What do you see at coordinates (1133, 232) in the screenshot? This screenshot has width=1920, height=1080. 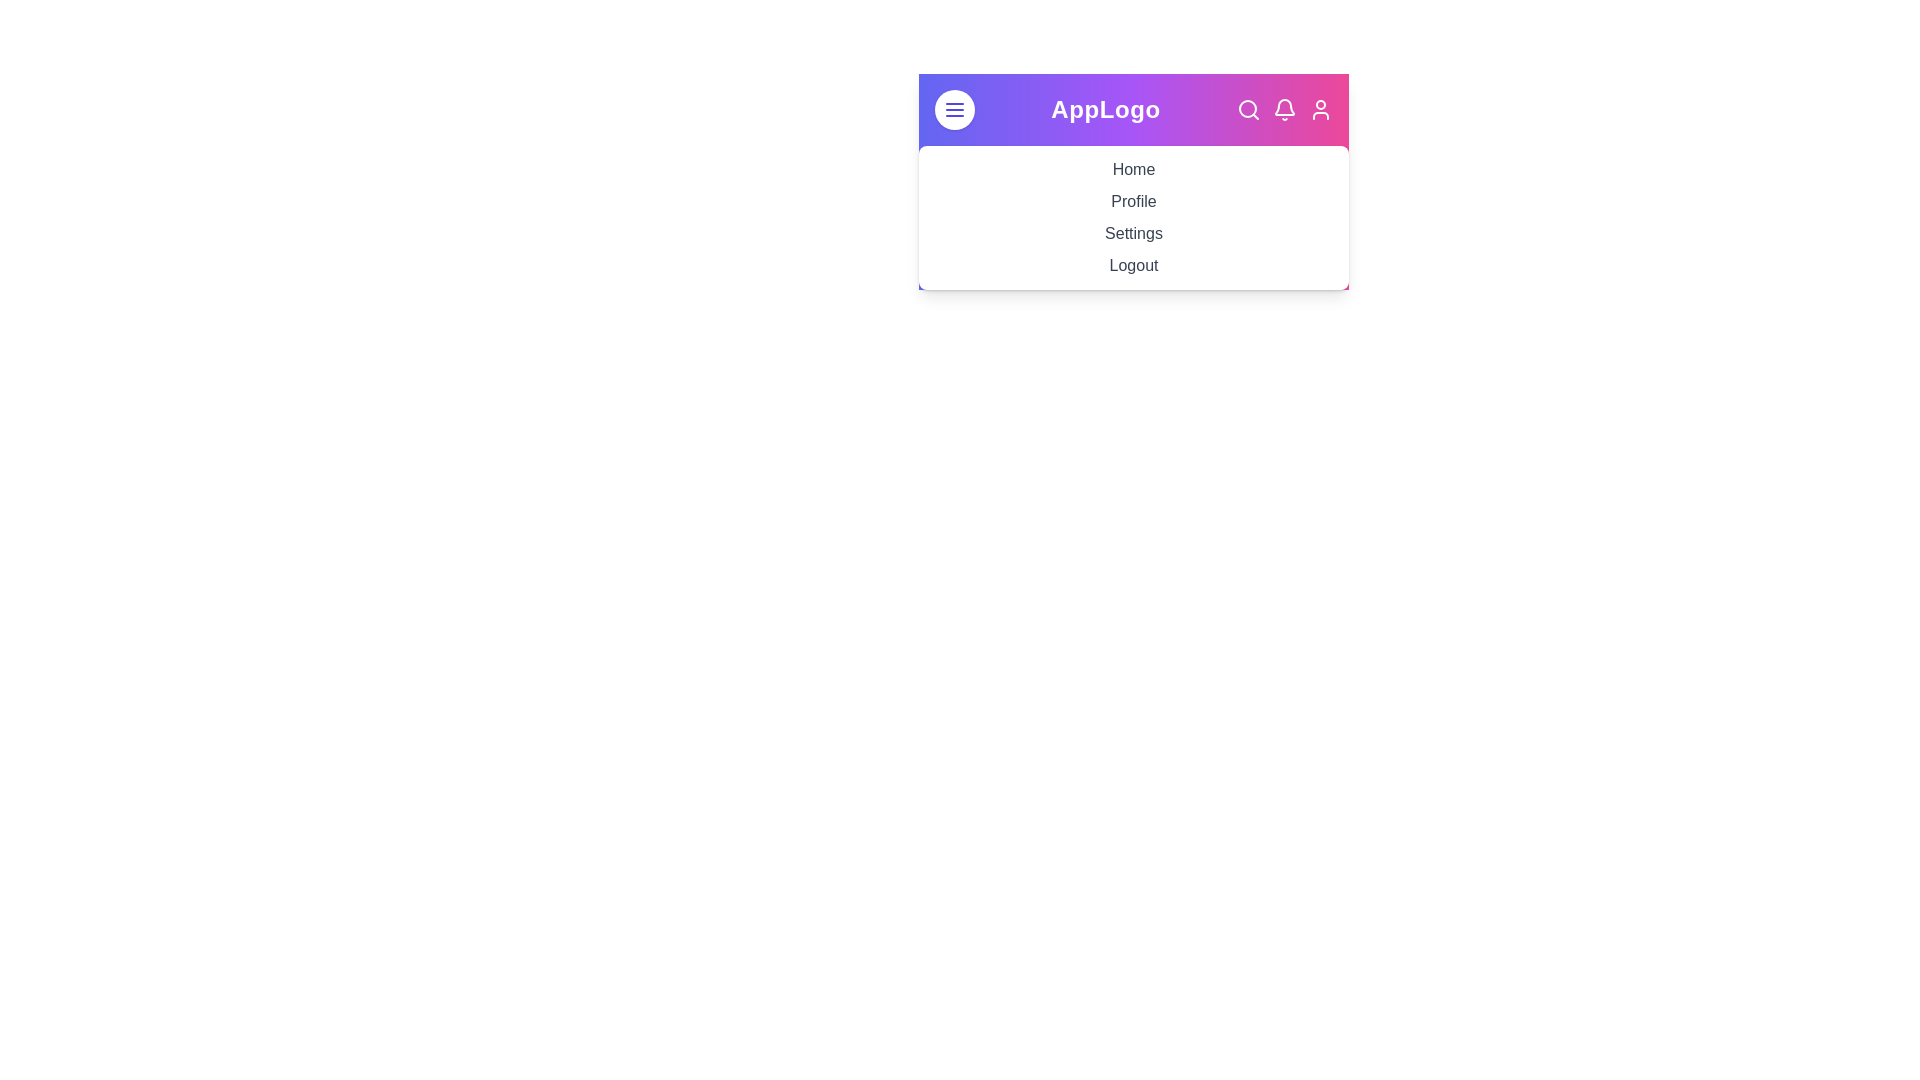 I see `the menu item Settings in the expanded menu` at bounding box center [1133, 232].